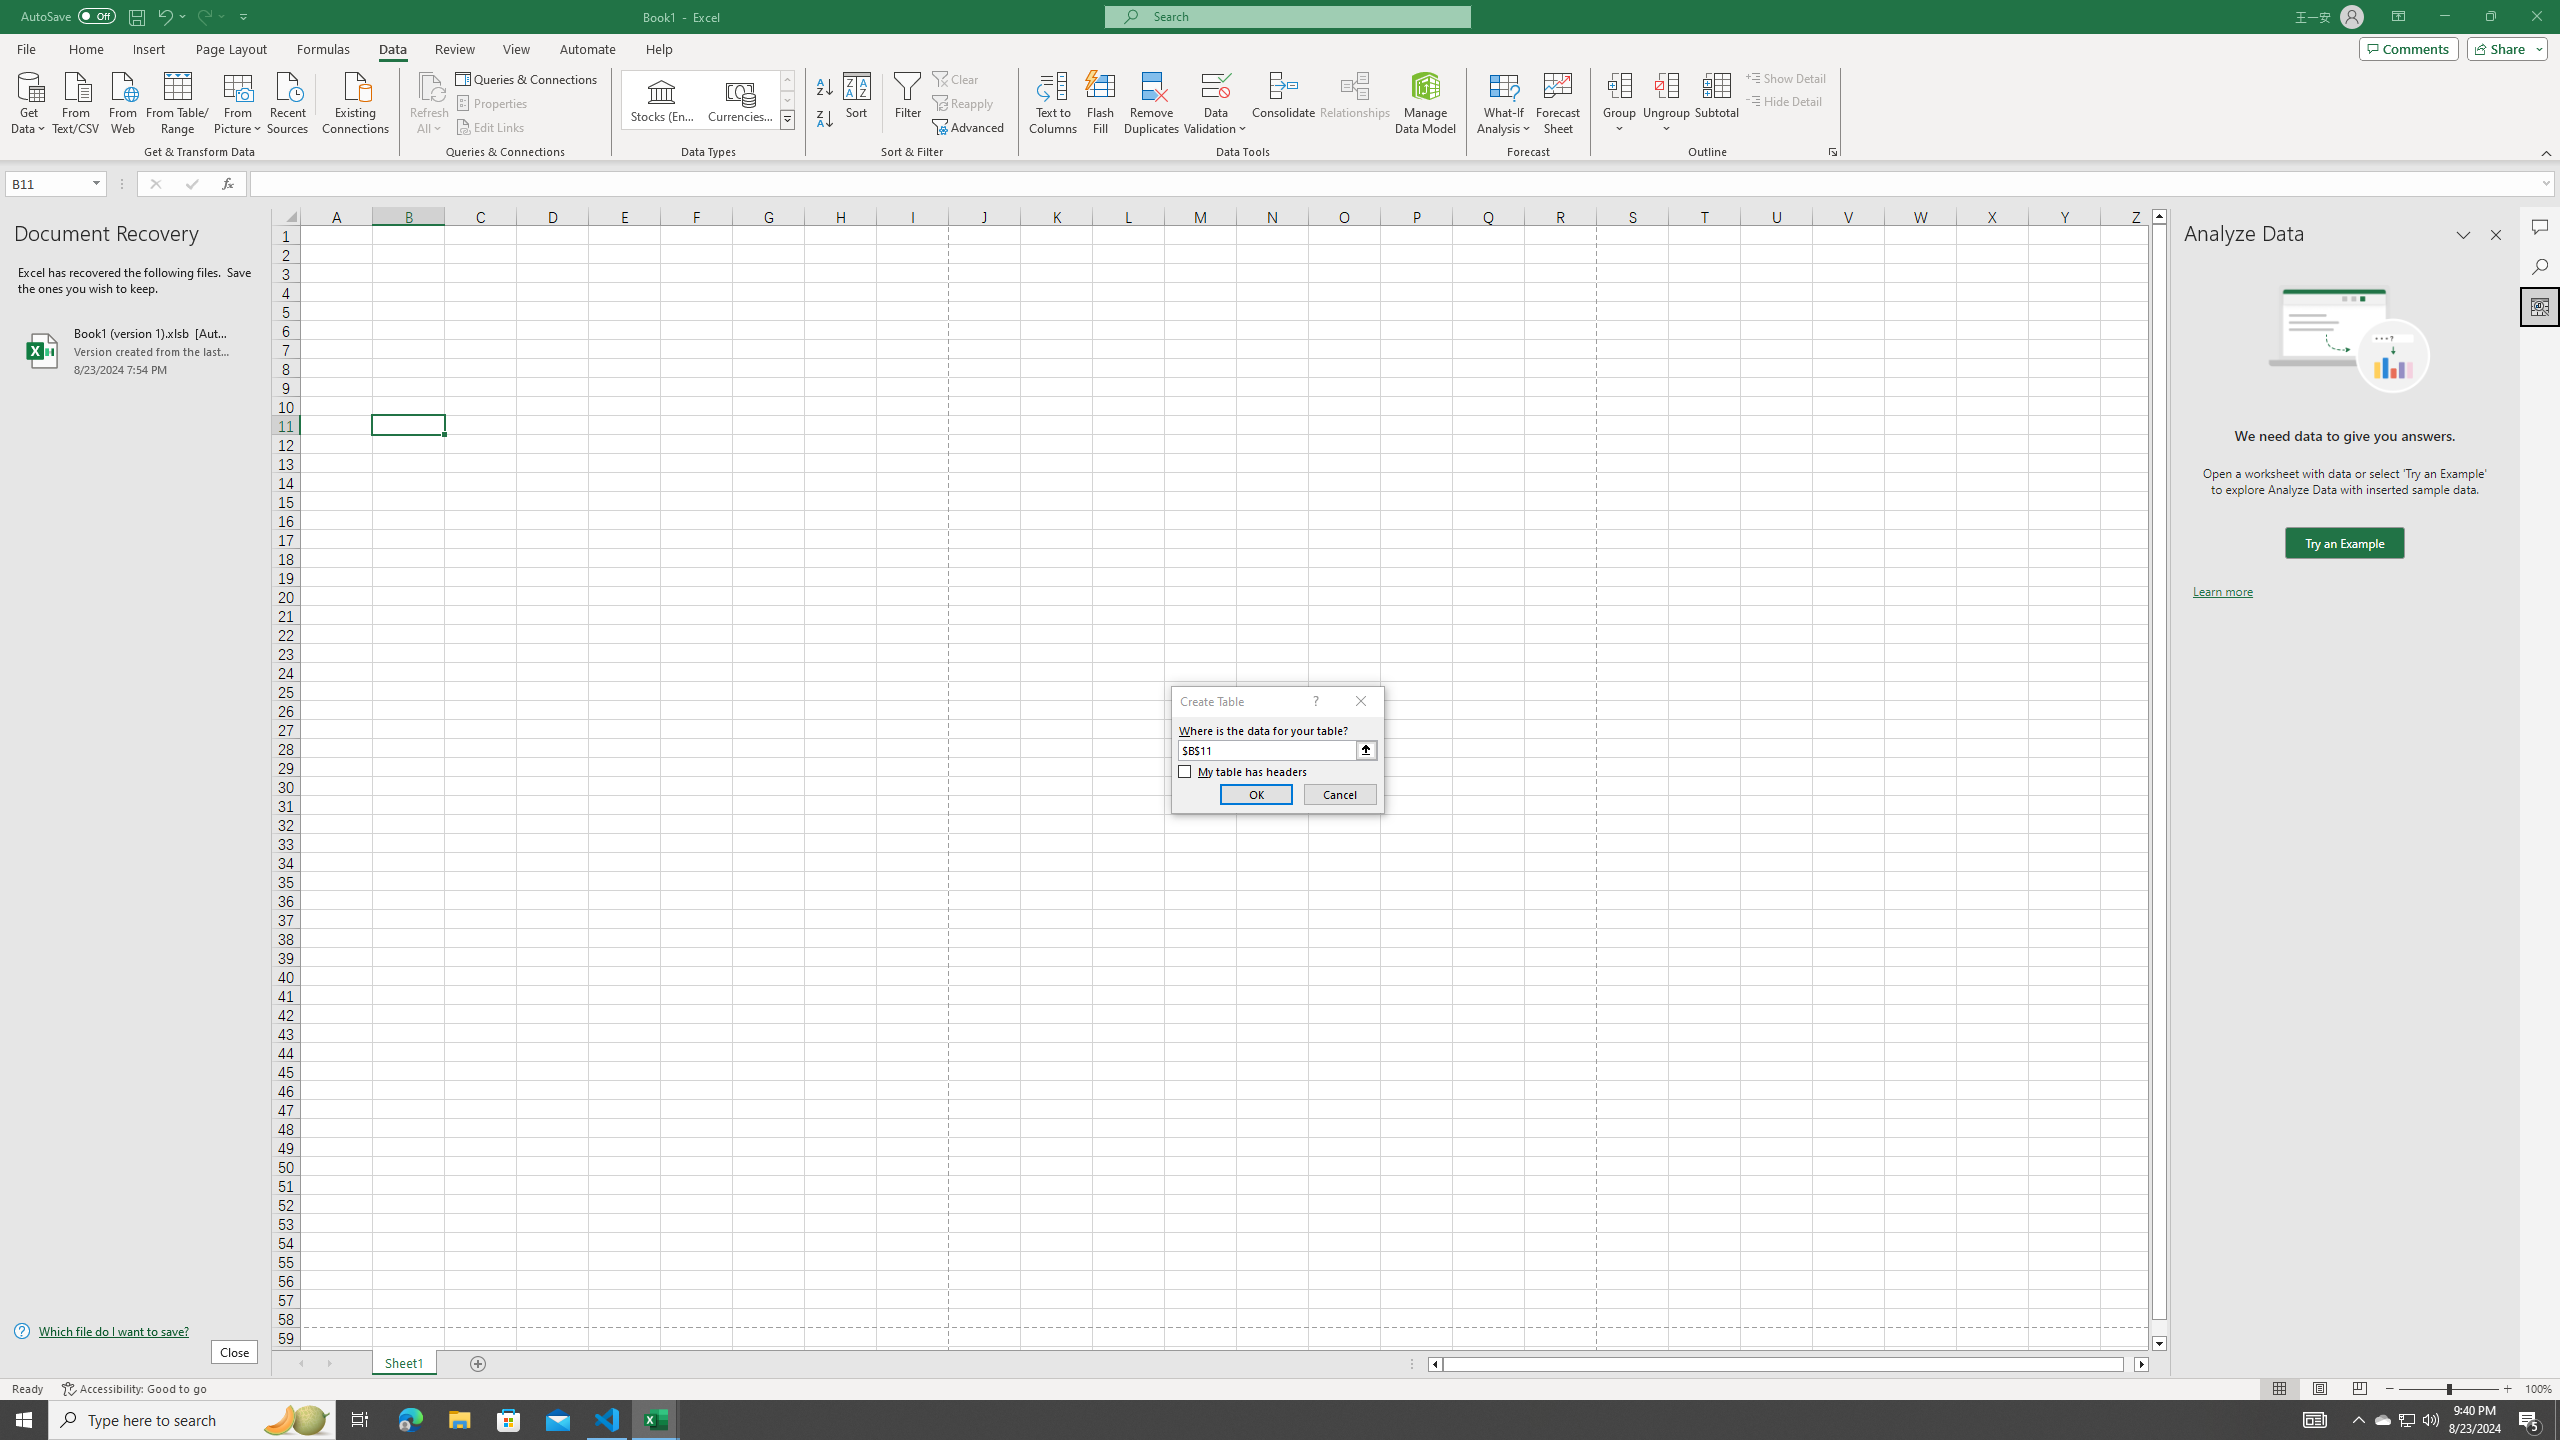  I want to click on 'Properties', so click(493, 103).